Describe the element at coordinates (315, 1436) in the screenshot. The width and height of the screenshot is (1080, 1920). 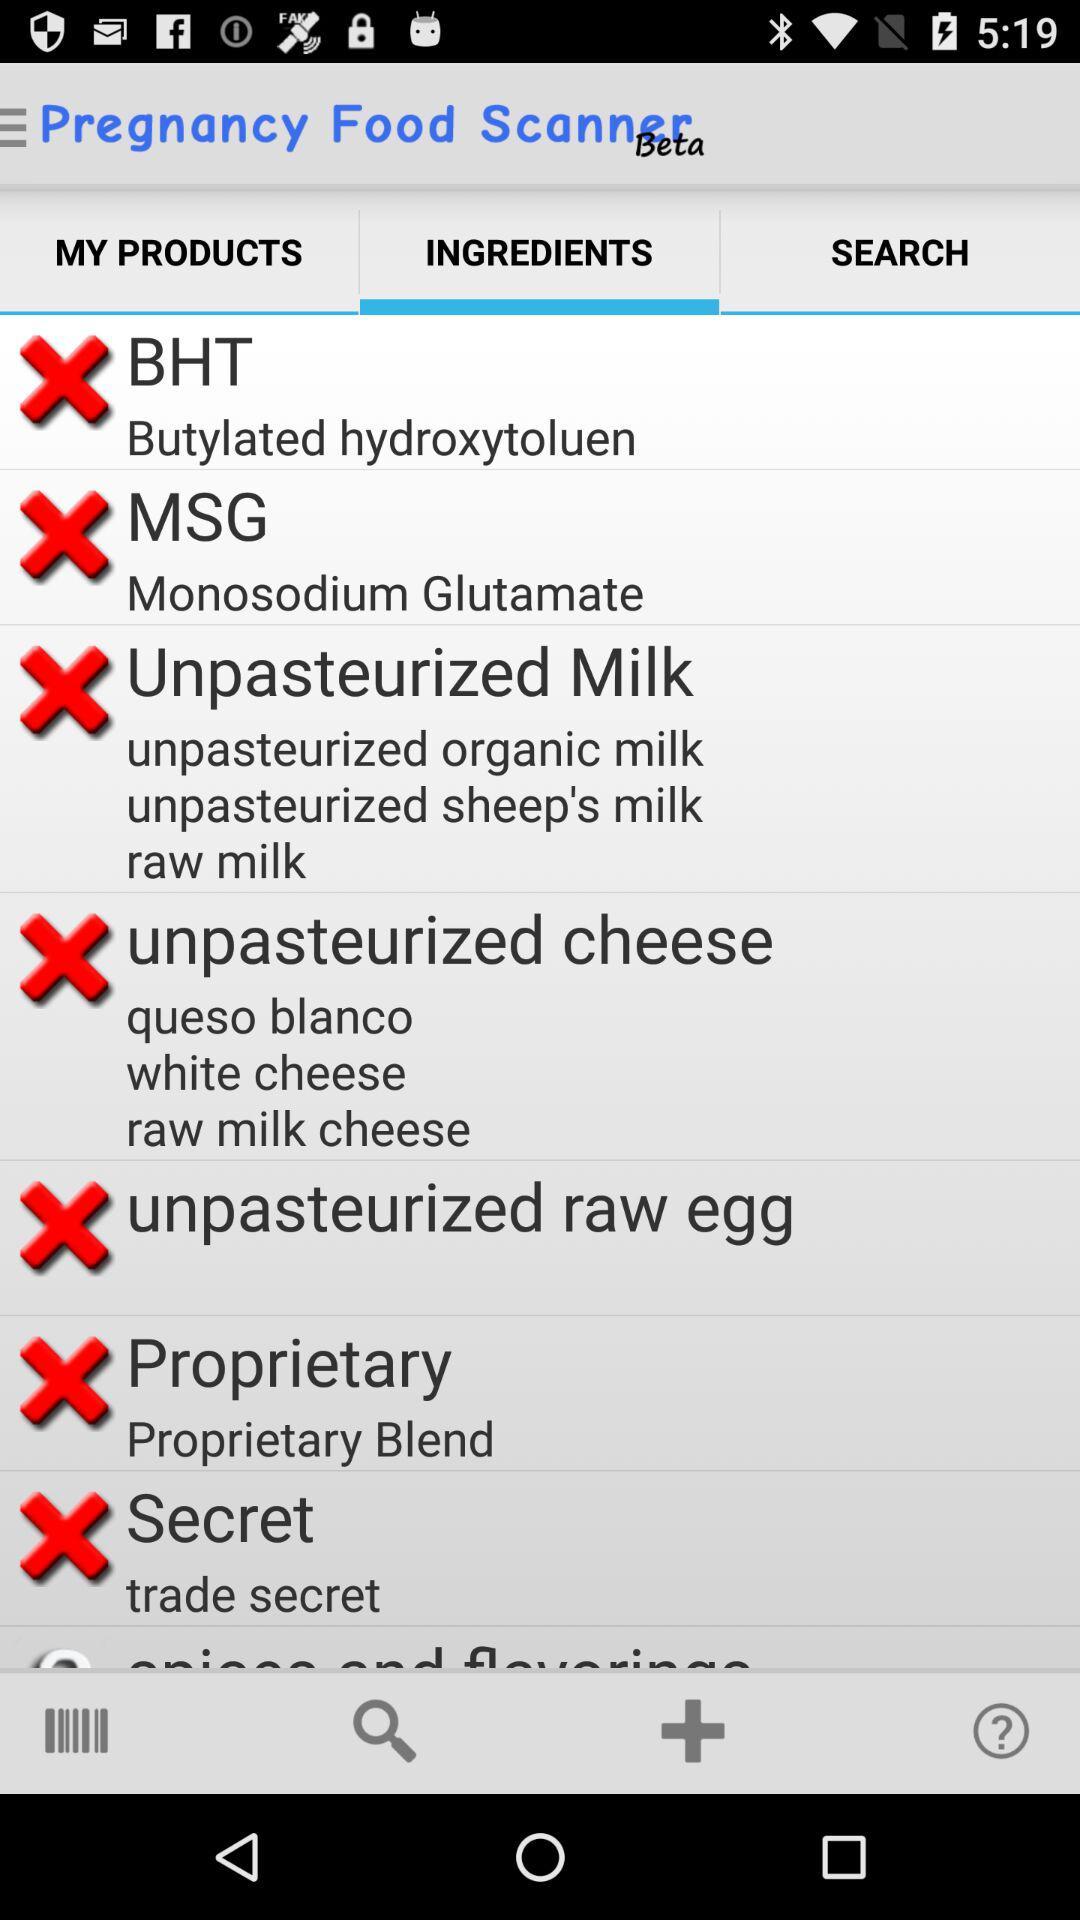
I see `proprietary blend  item` at that location.